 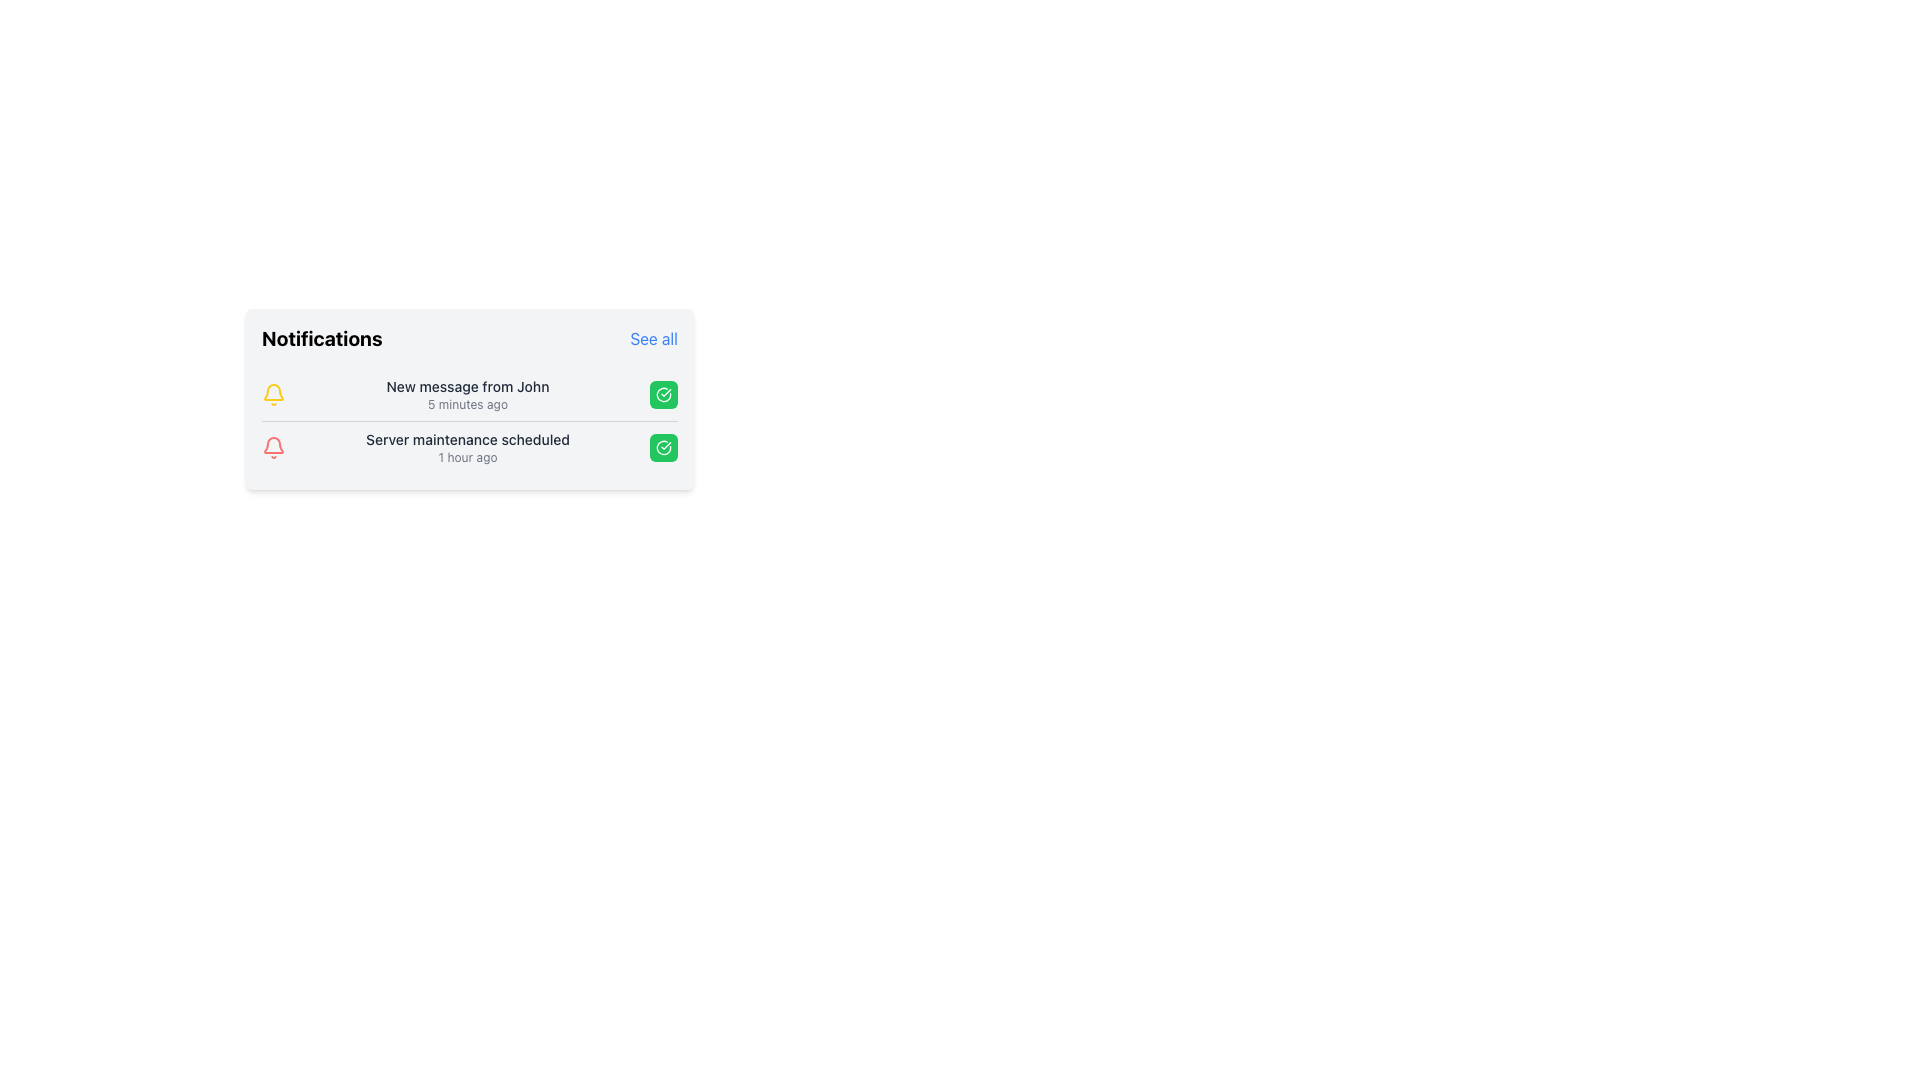 I want to click on the circular arc of the green checkmark icon located on the right of the notification indicating 'Server maintenance scheduled', so click(x=663, y=394).